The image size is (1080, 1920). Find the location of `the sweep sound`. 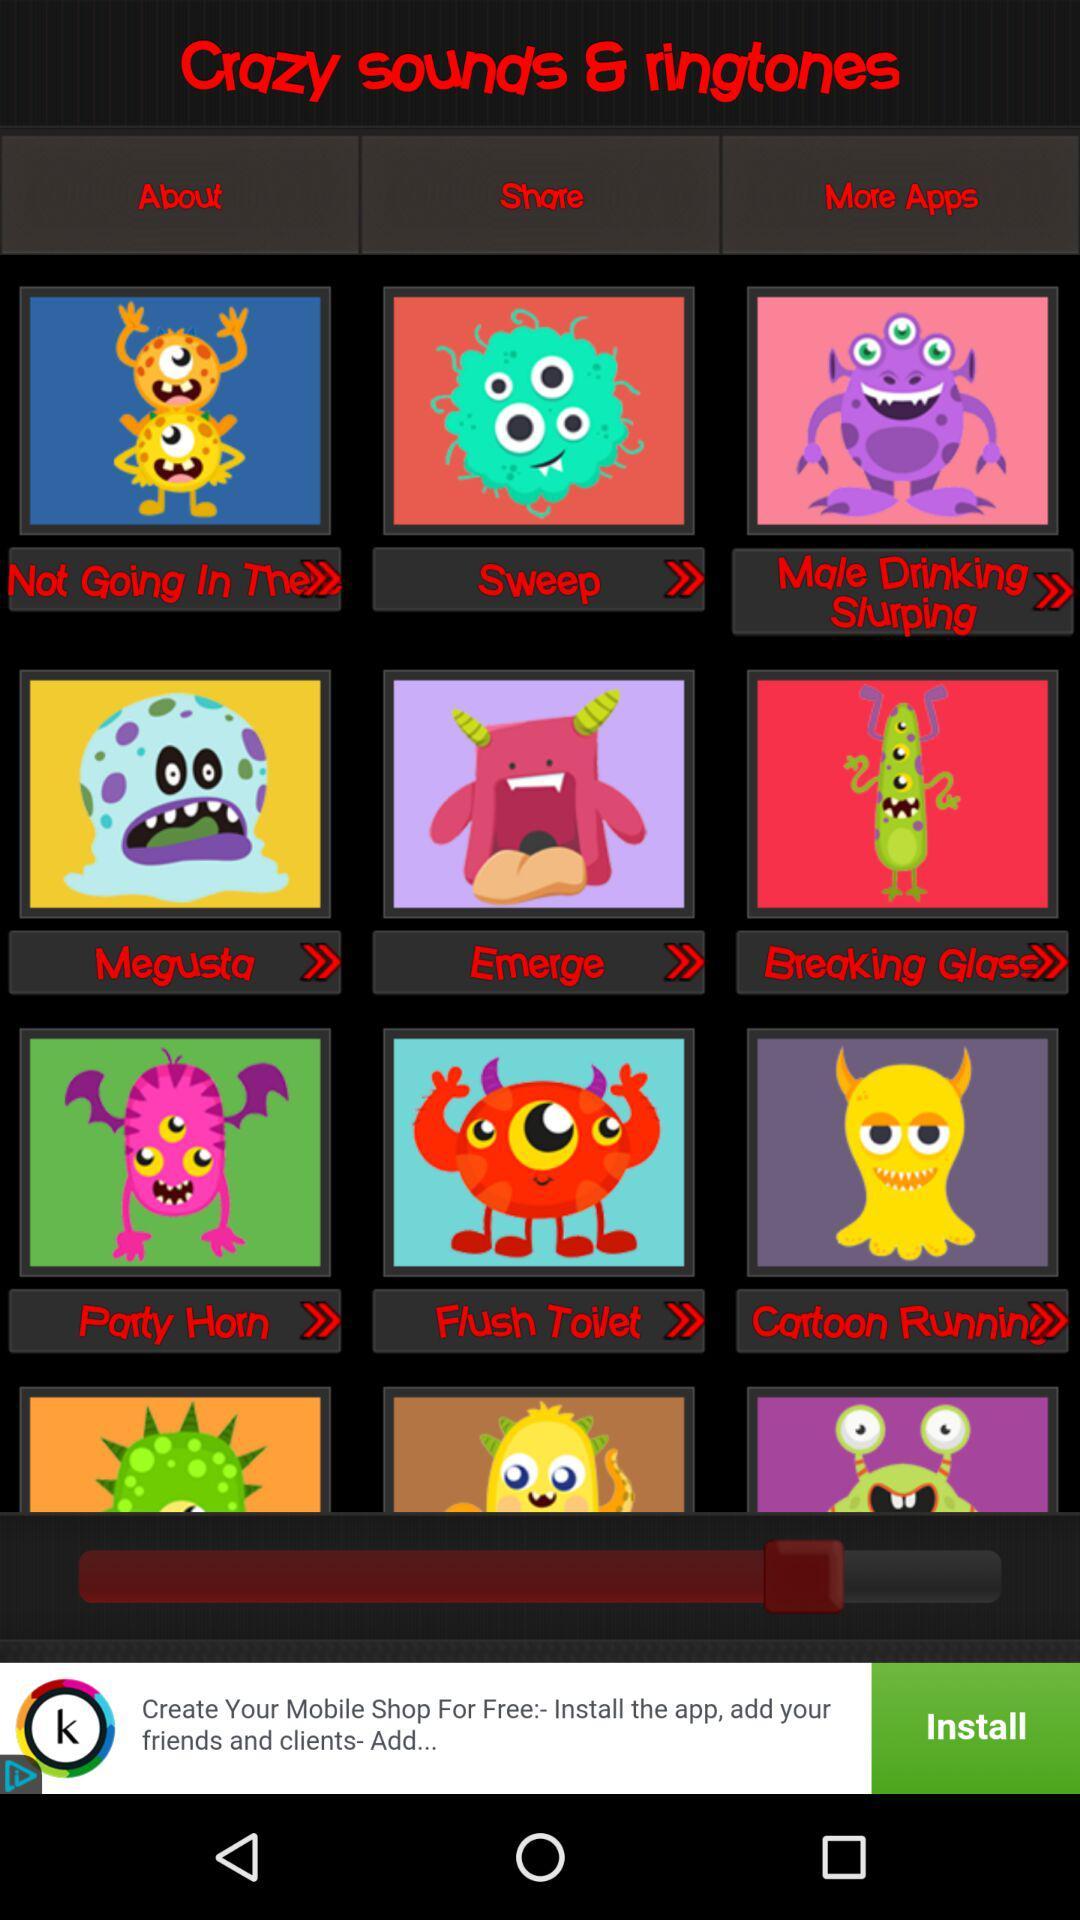

the sweep sound is located at coordinates (537, 411).